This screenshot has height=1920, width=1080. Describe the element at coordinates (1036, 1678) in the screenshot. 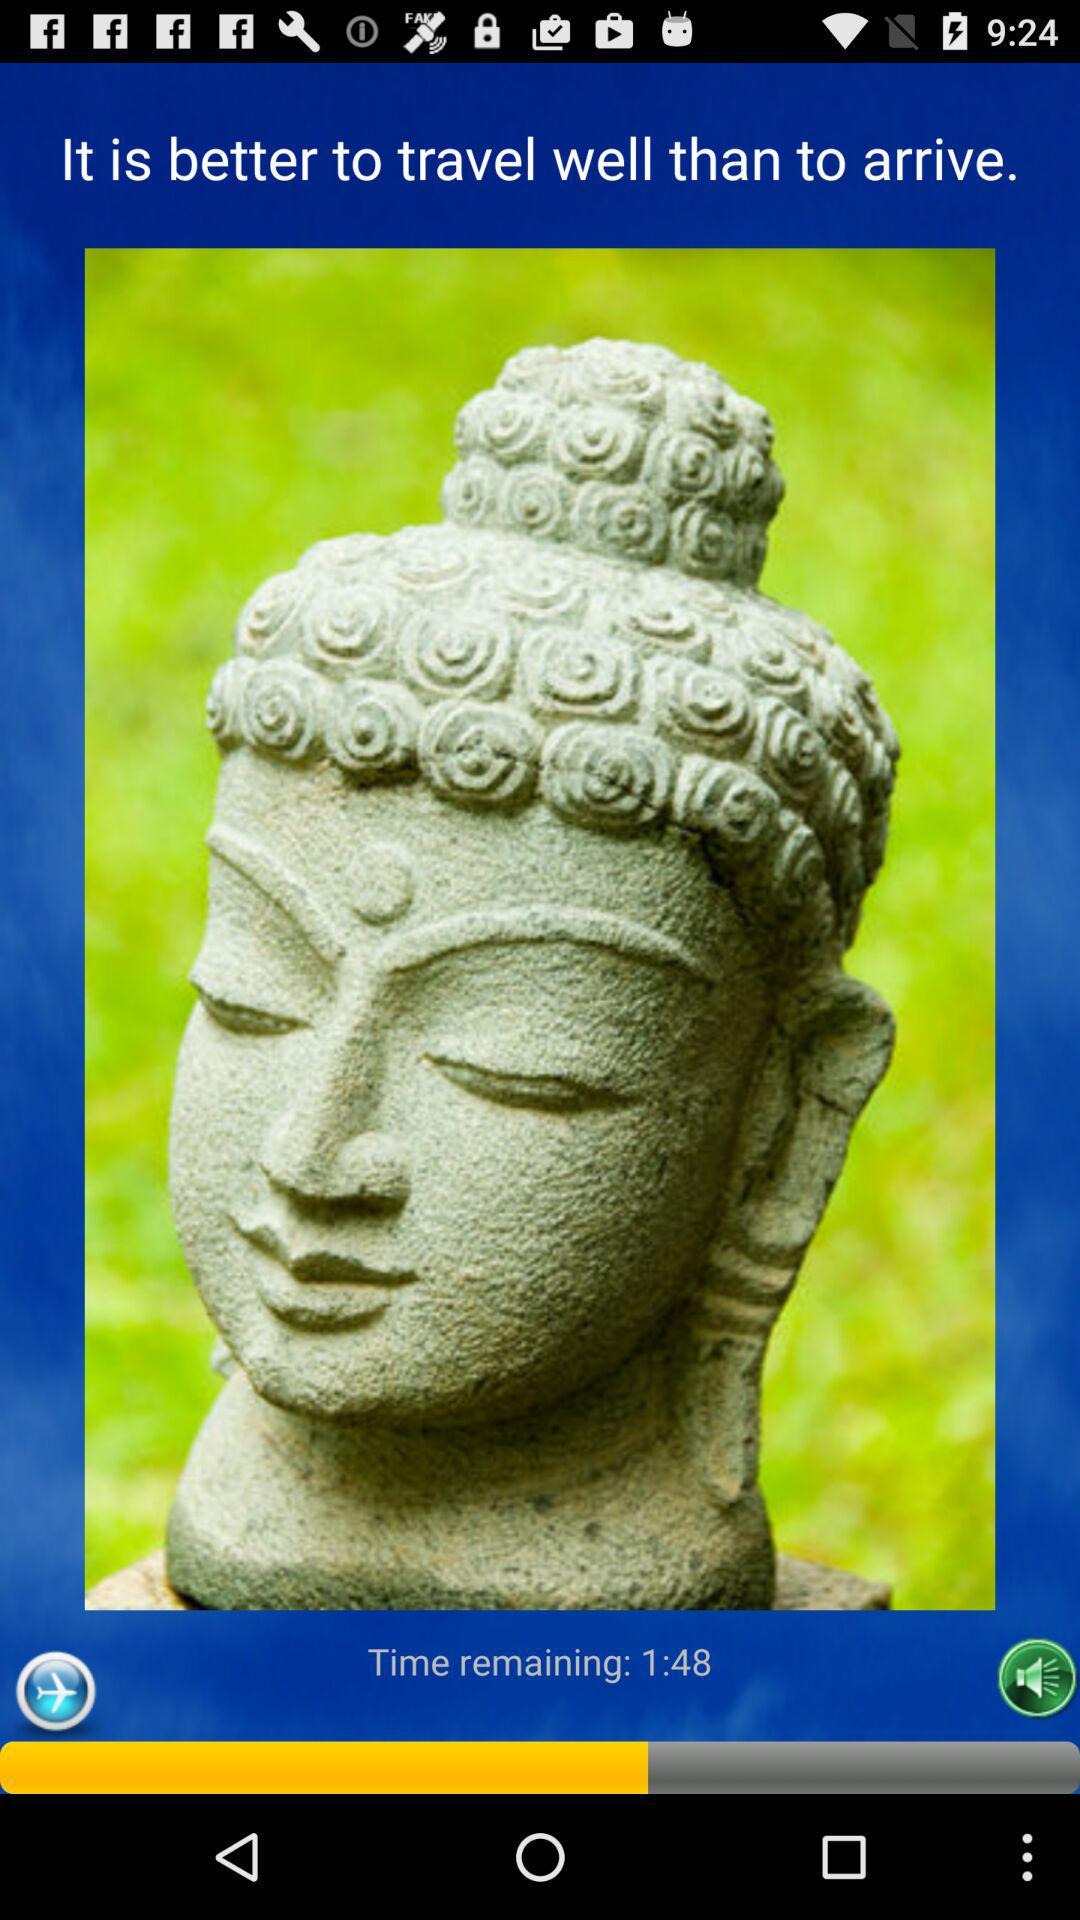

I see `icon at the bottom right corner` at that location.